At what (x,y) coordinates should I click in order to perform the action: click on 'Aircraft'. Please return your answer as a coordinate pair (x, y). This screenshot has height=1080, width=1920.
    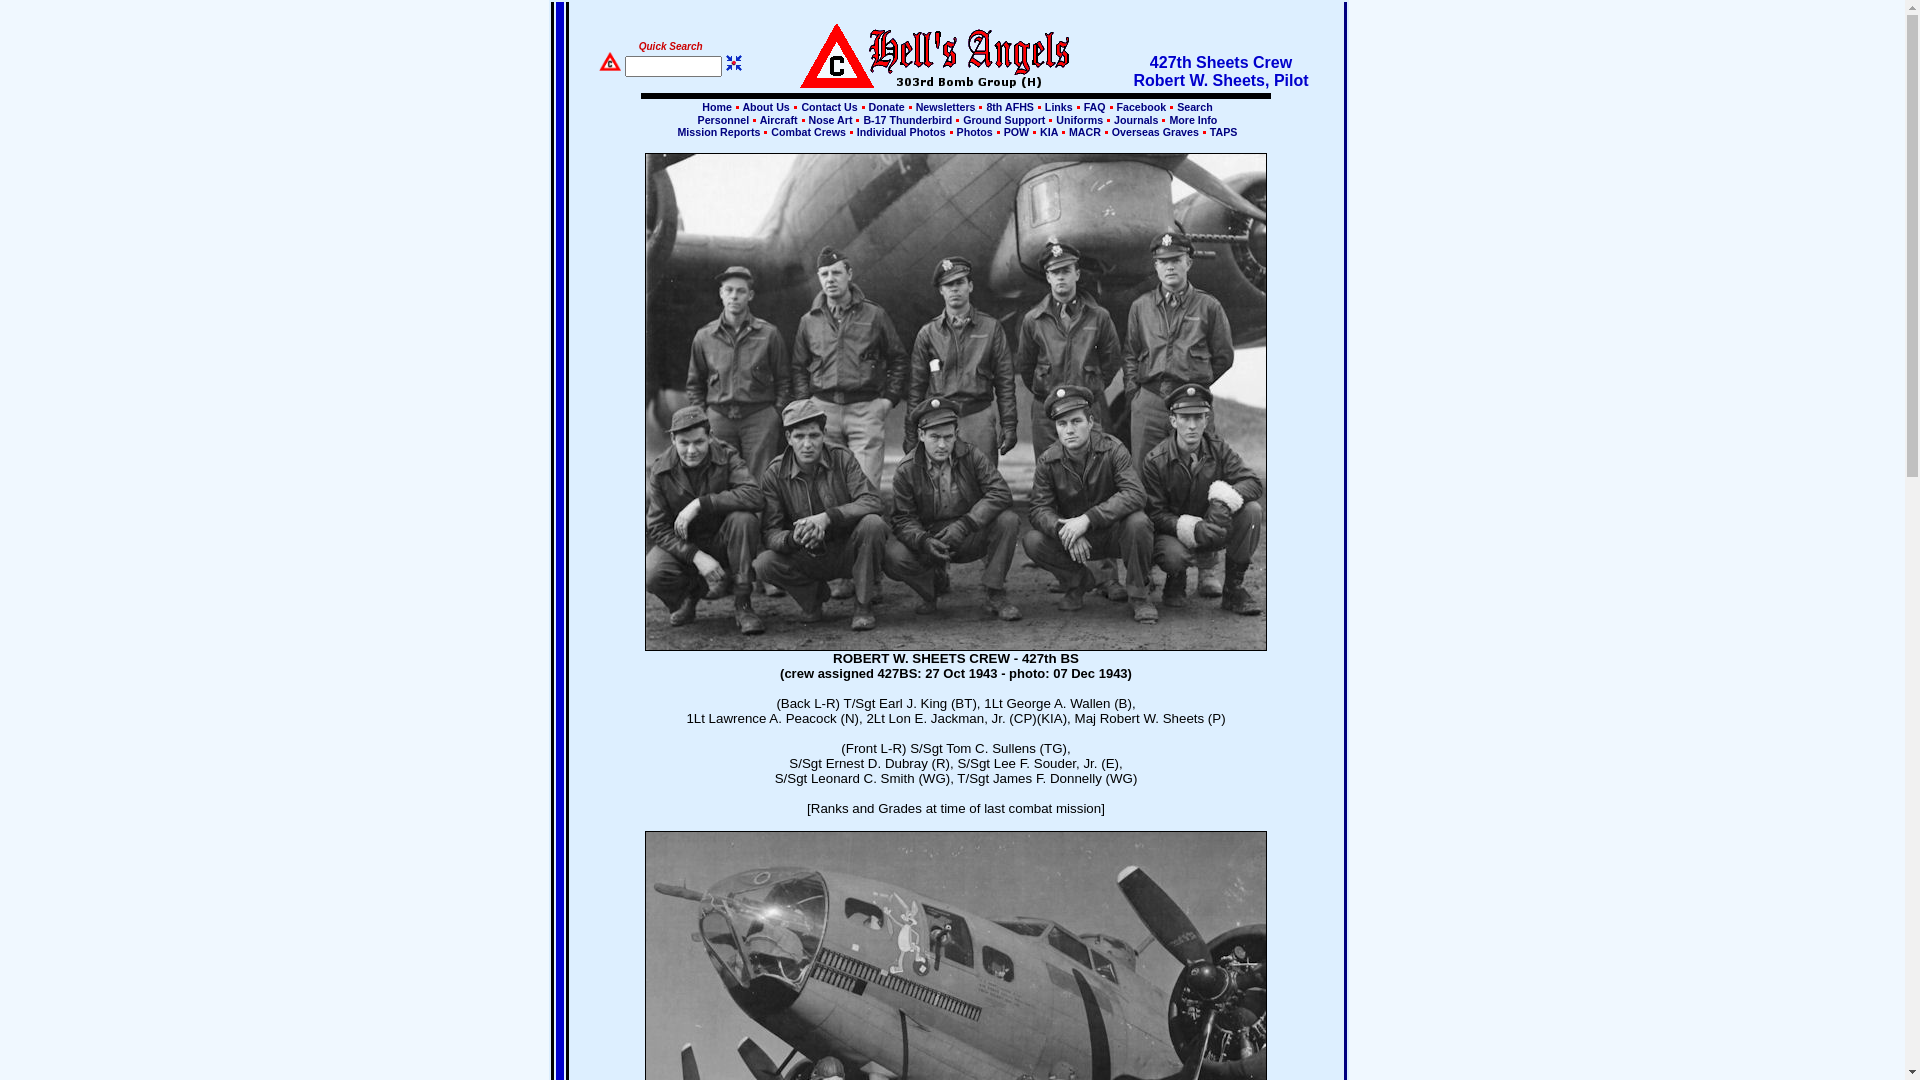
    Looking at the image, I should click on (756, 119).